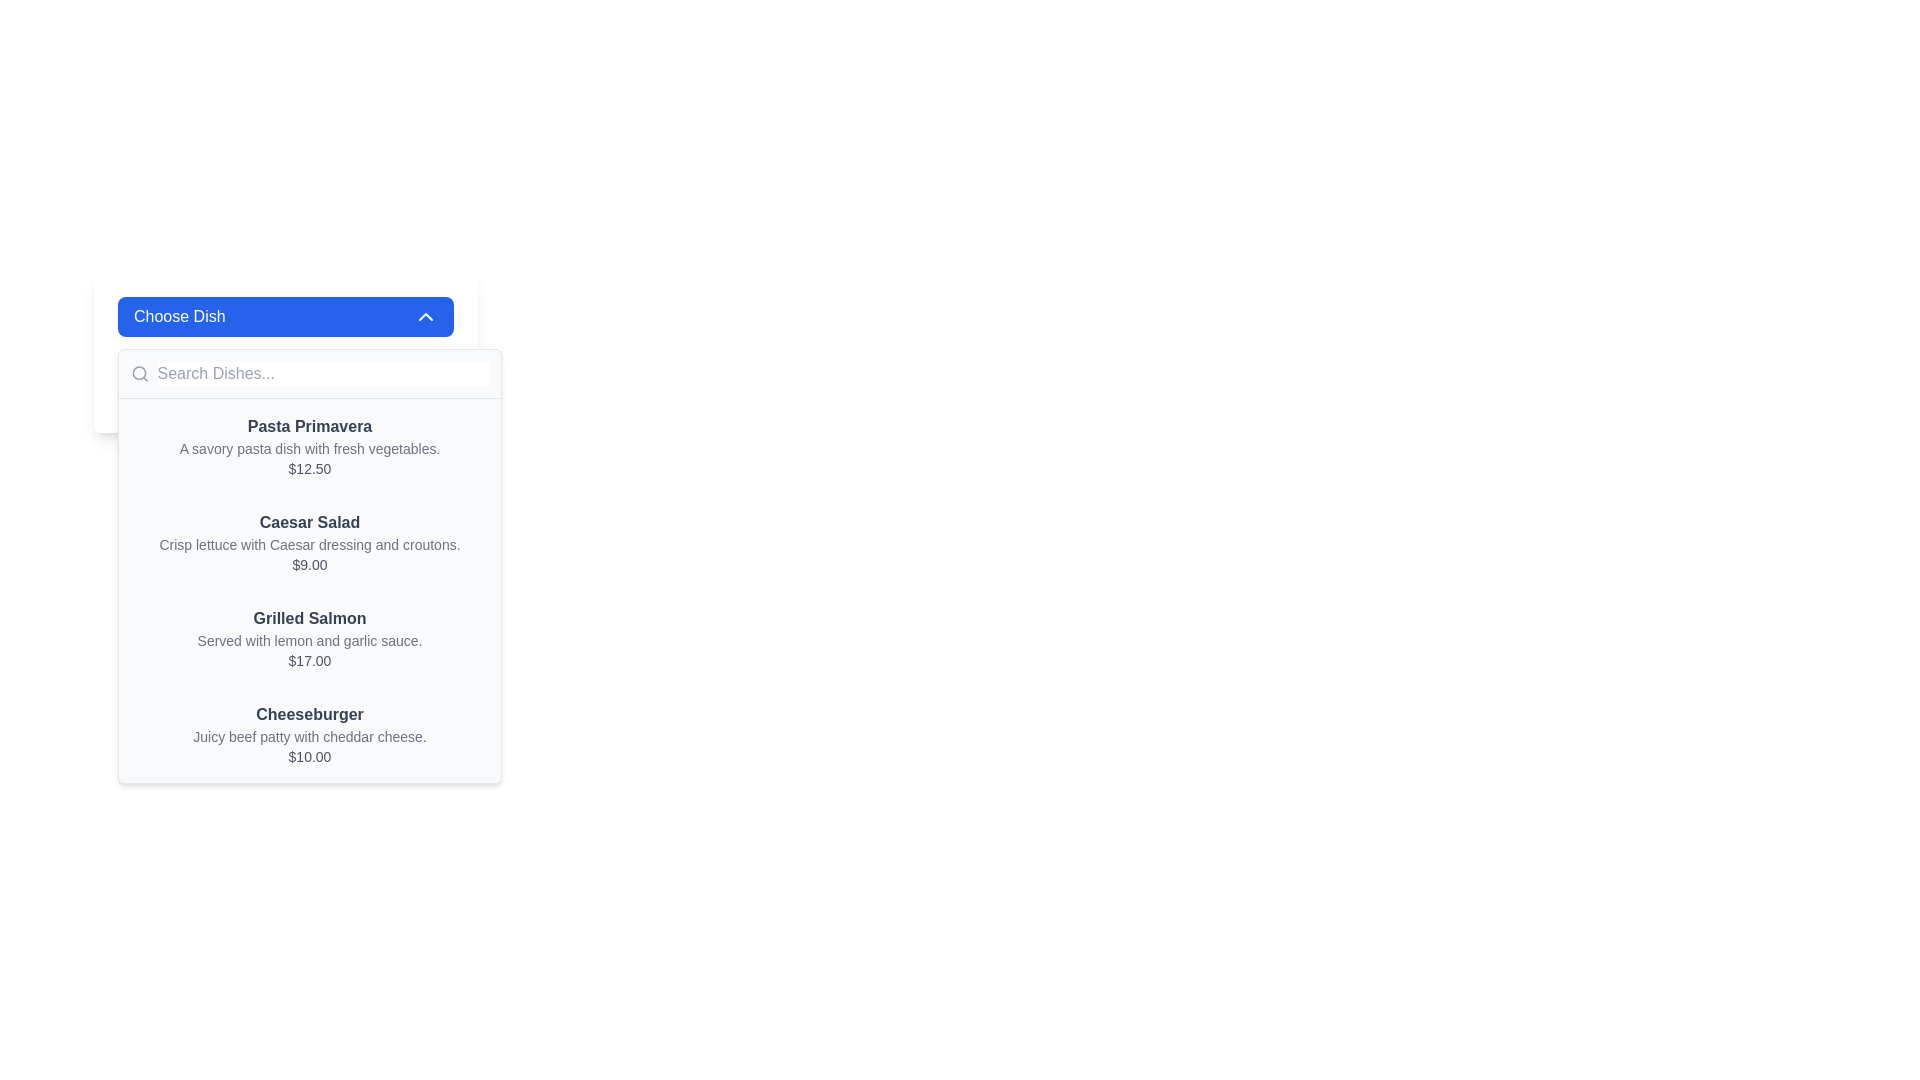 This screenshot has height=1080, width=1920. Describe the element at coordinates (285, 315) in the screenshot. I see `the button that reveals or hides the dropdown menu for selecting dishes, located above the search input area` at that location.